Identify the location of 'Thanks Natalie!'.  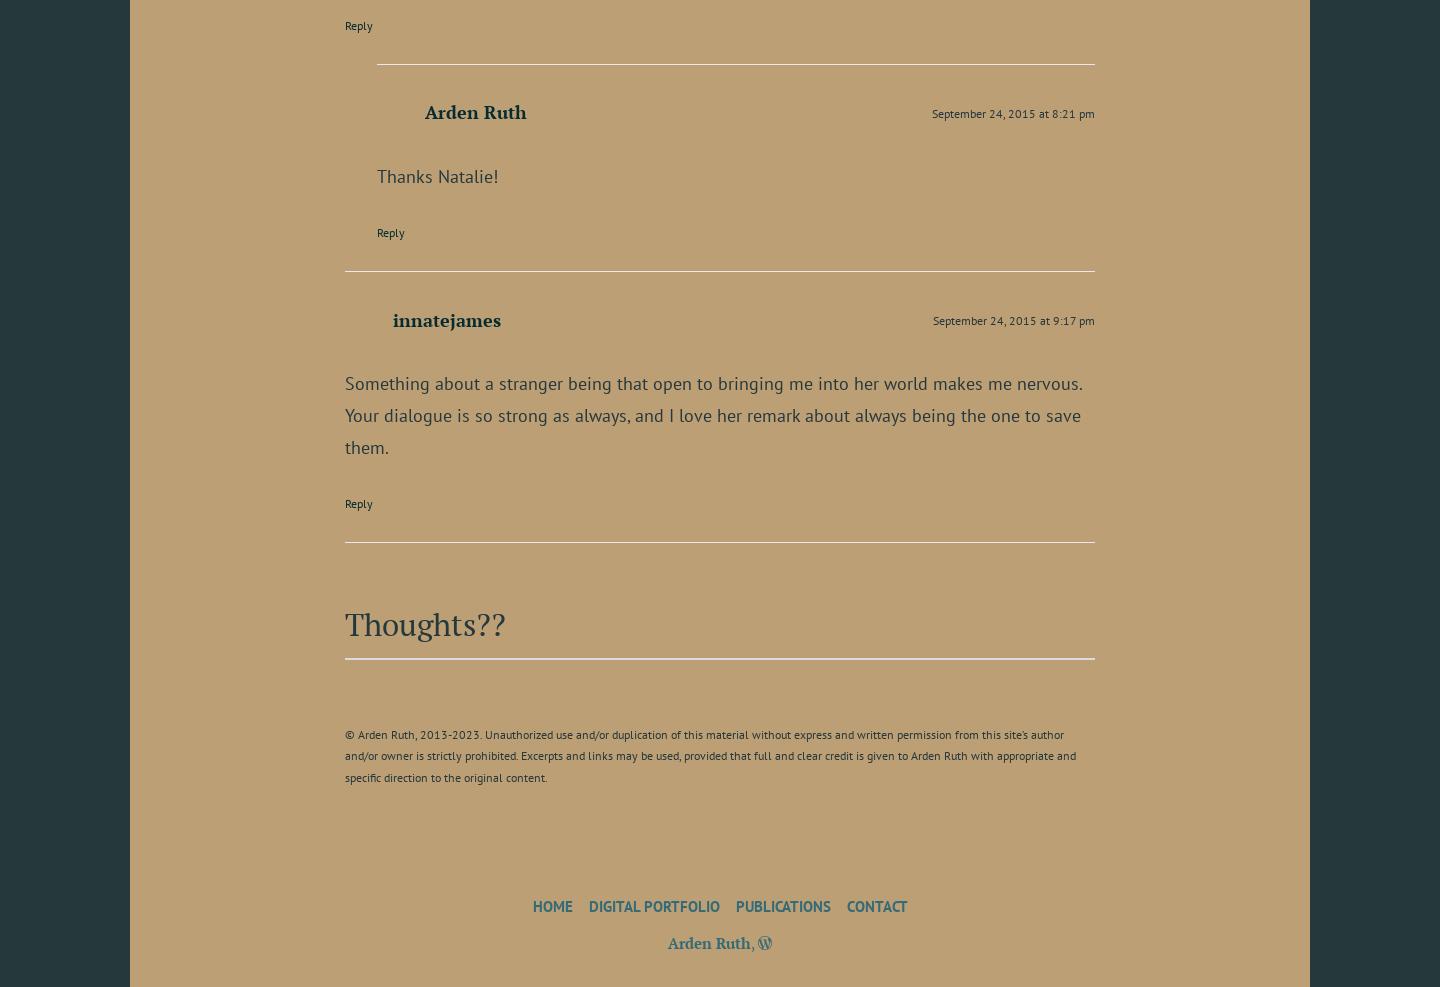
(437, 174).